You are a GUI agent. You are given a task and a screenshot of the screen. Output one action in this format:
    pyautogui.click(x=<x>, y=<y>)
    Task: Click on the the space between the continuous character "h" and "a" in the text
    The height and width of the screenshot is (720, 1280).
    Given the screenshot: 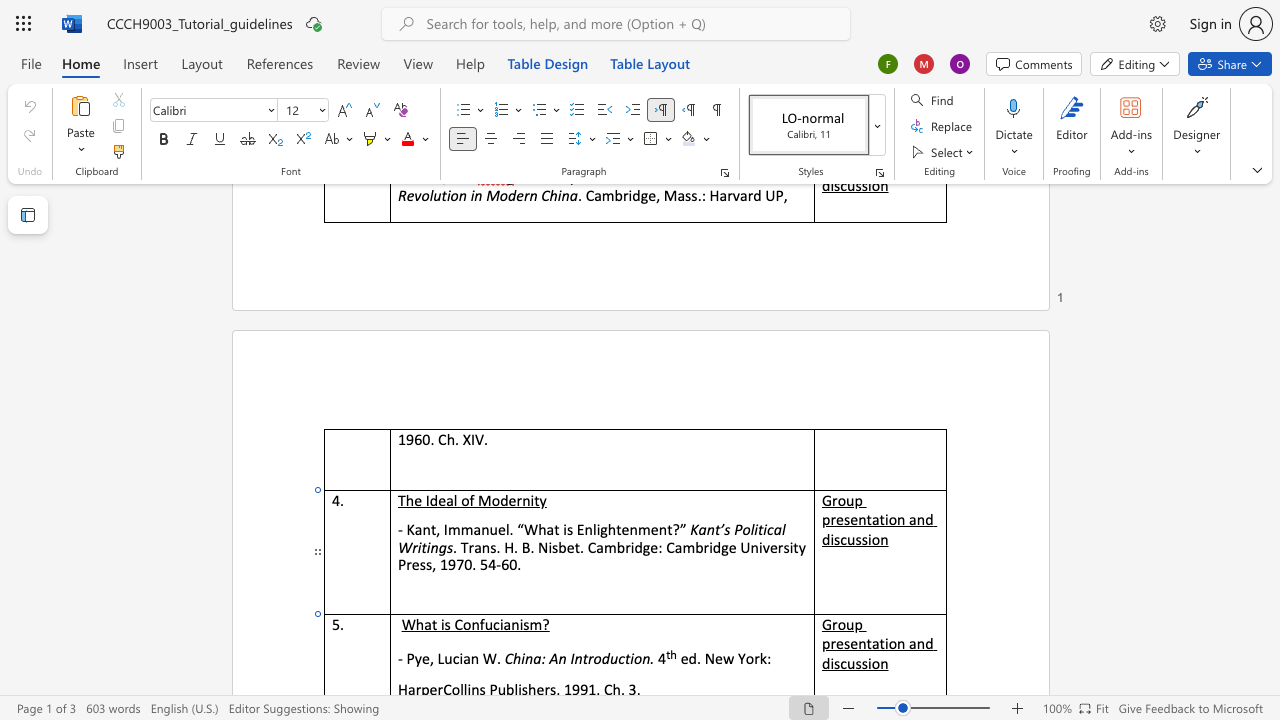 What is the action you would take?
    pyautogui.click(x=423, y=623)
    